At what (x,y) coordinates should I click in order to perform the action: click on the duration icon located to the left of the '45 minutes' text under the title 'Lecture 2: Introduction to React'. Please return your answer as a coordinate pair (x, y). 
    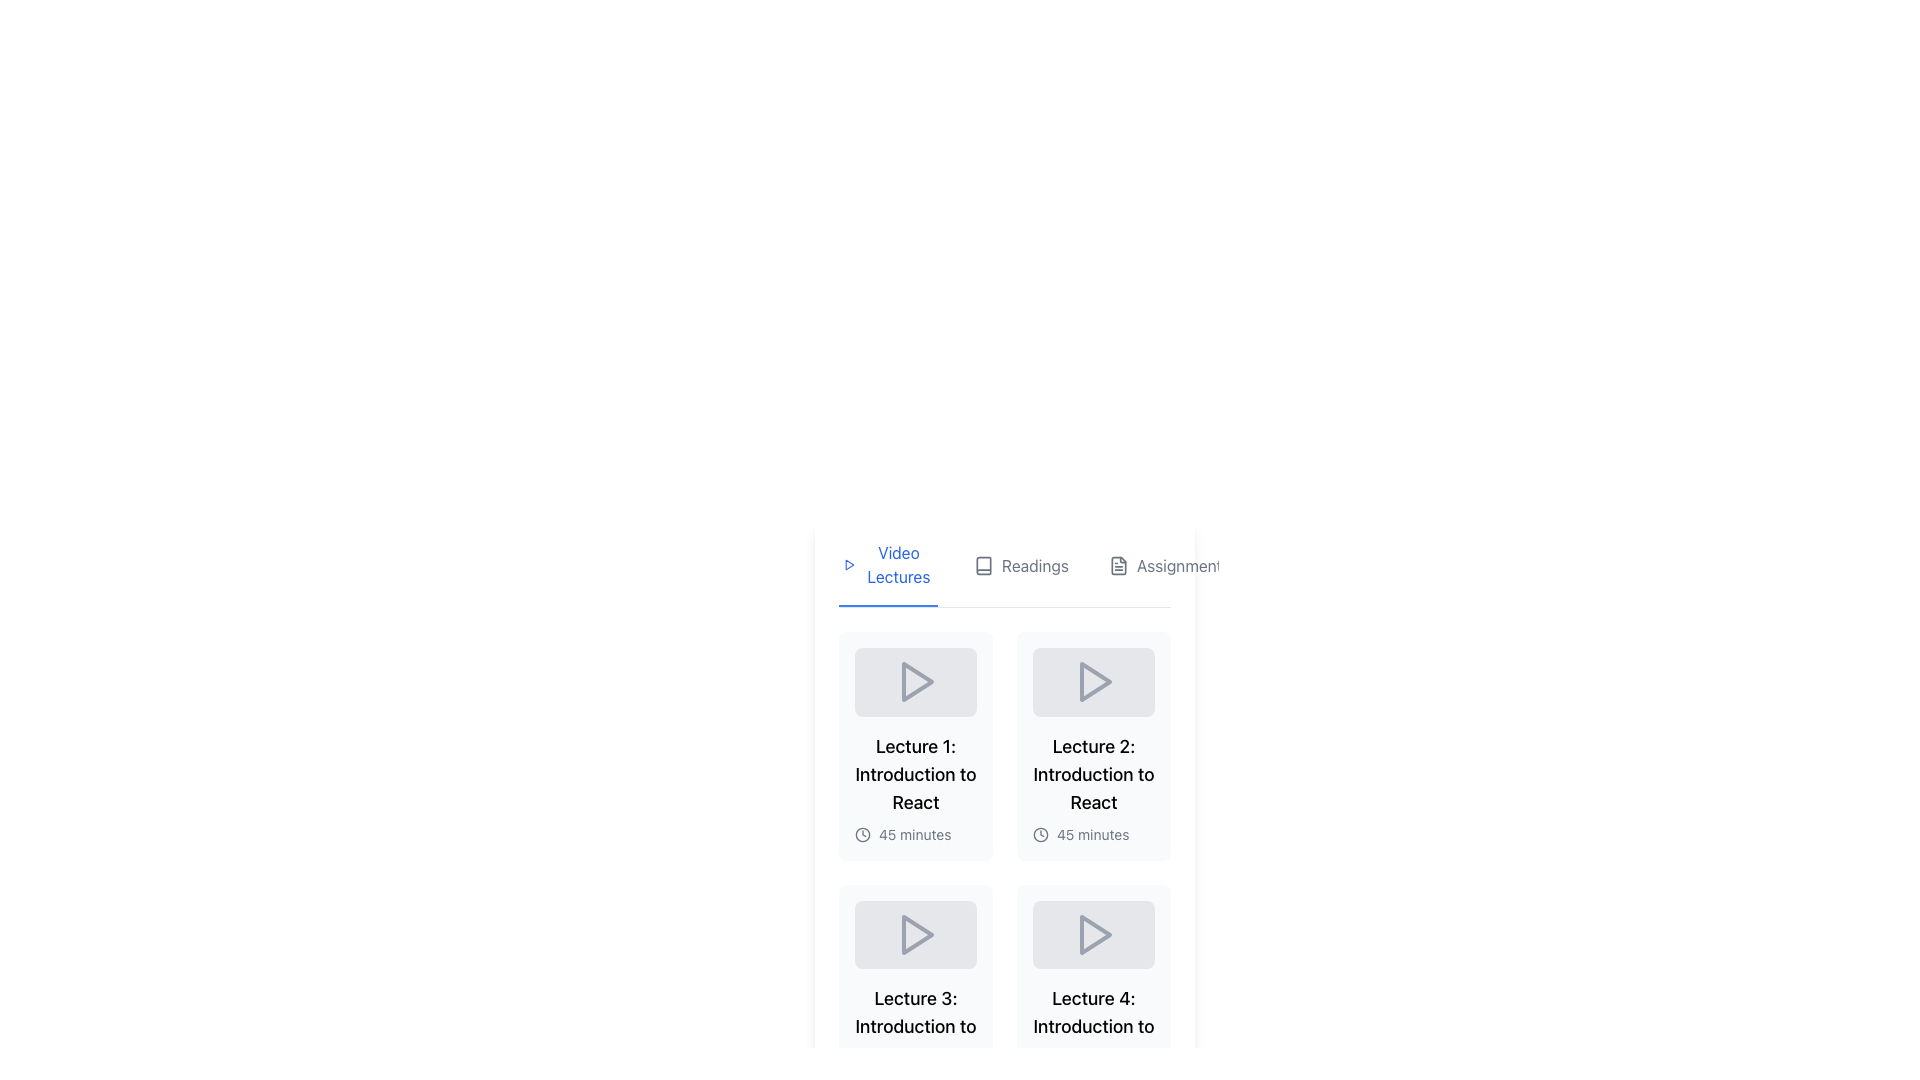
    Looking at the image, I should click on (863, 833).